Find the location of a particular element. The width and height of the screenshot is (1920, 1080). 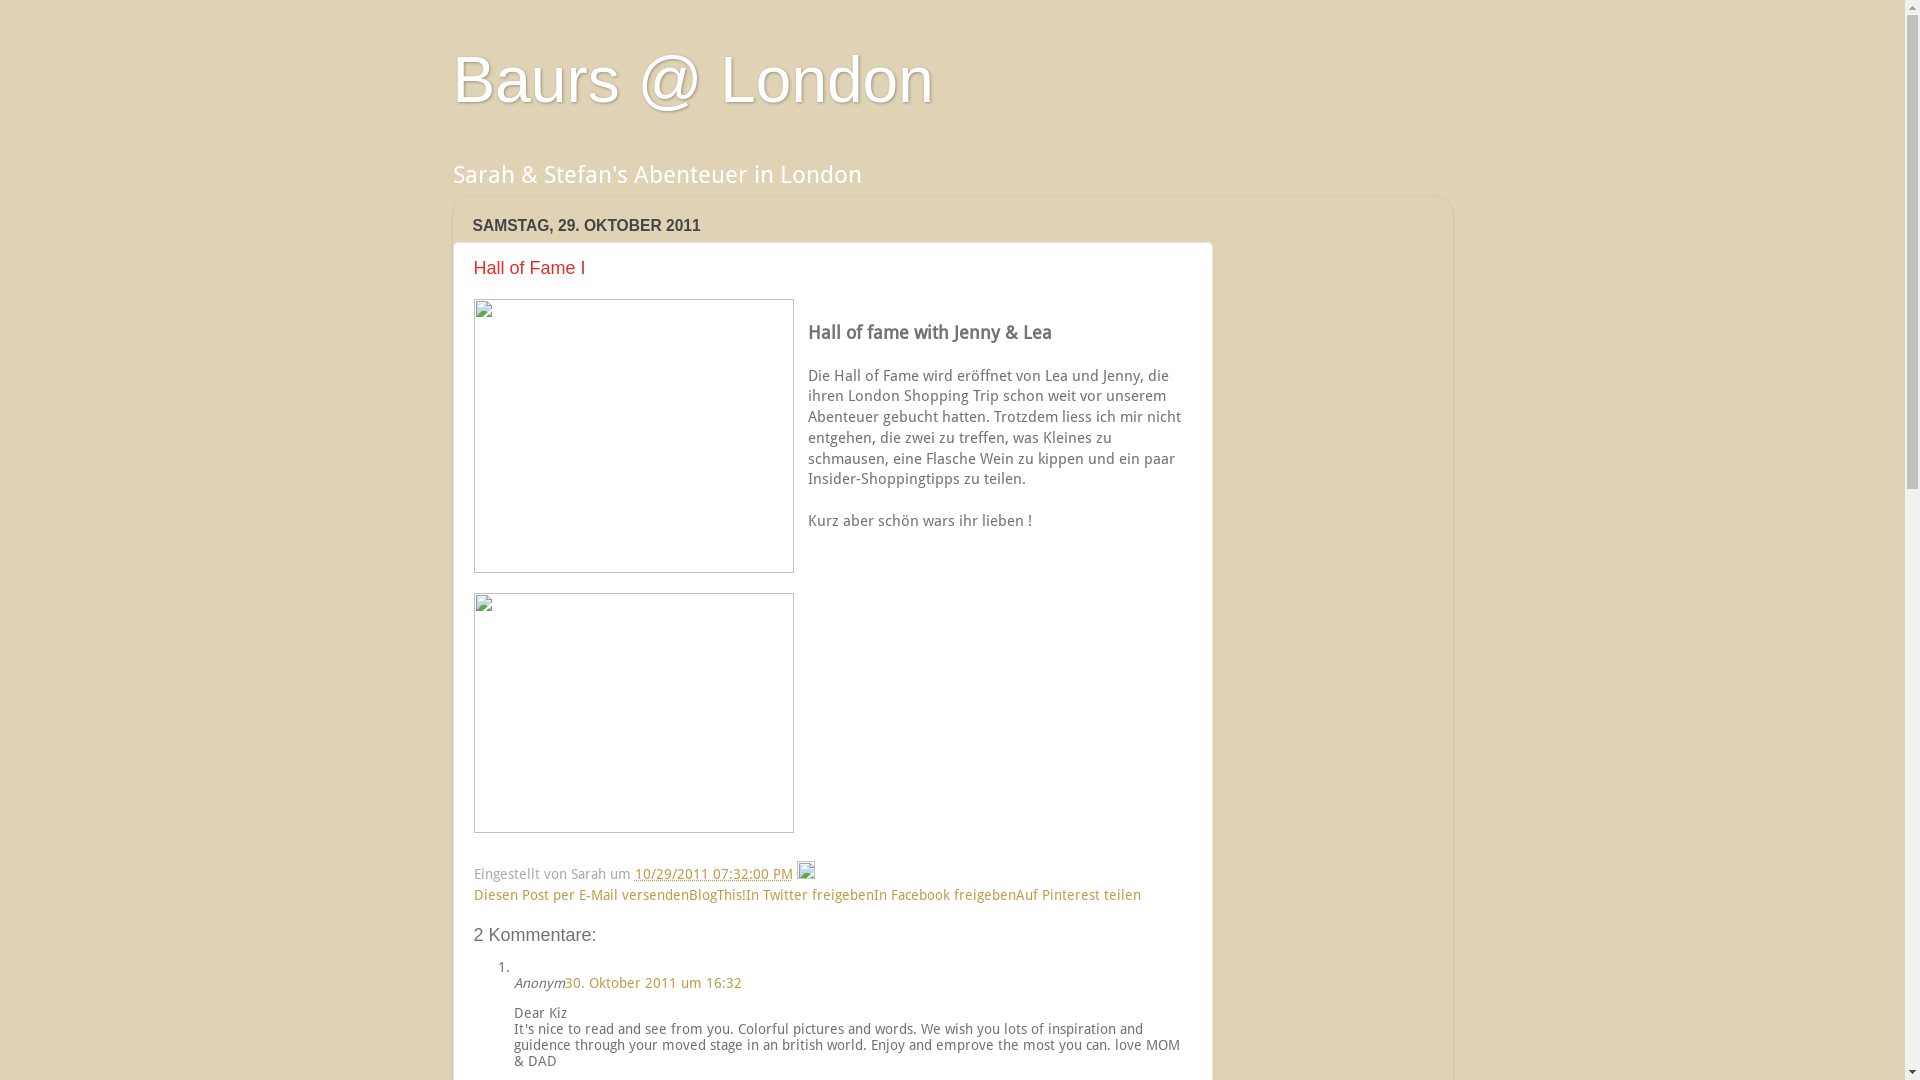

'Auf Pinterest teilen' is located at coordinates (1016, 893).